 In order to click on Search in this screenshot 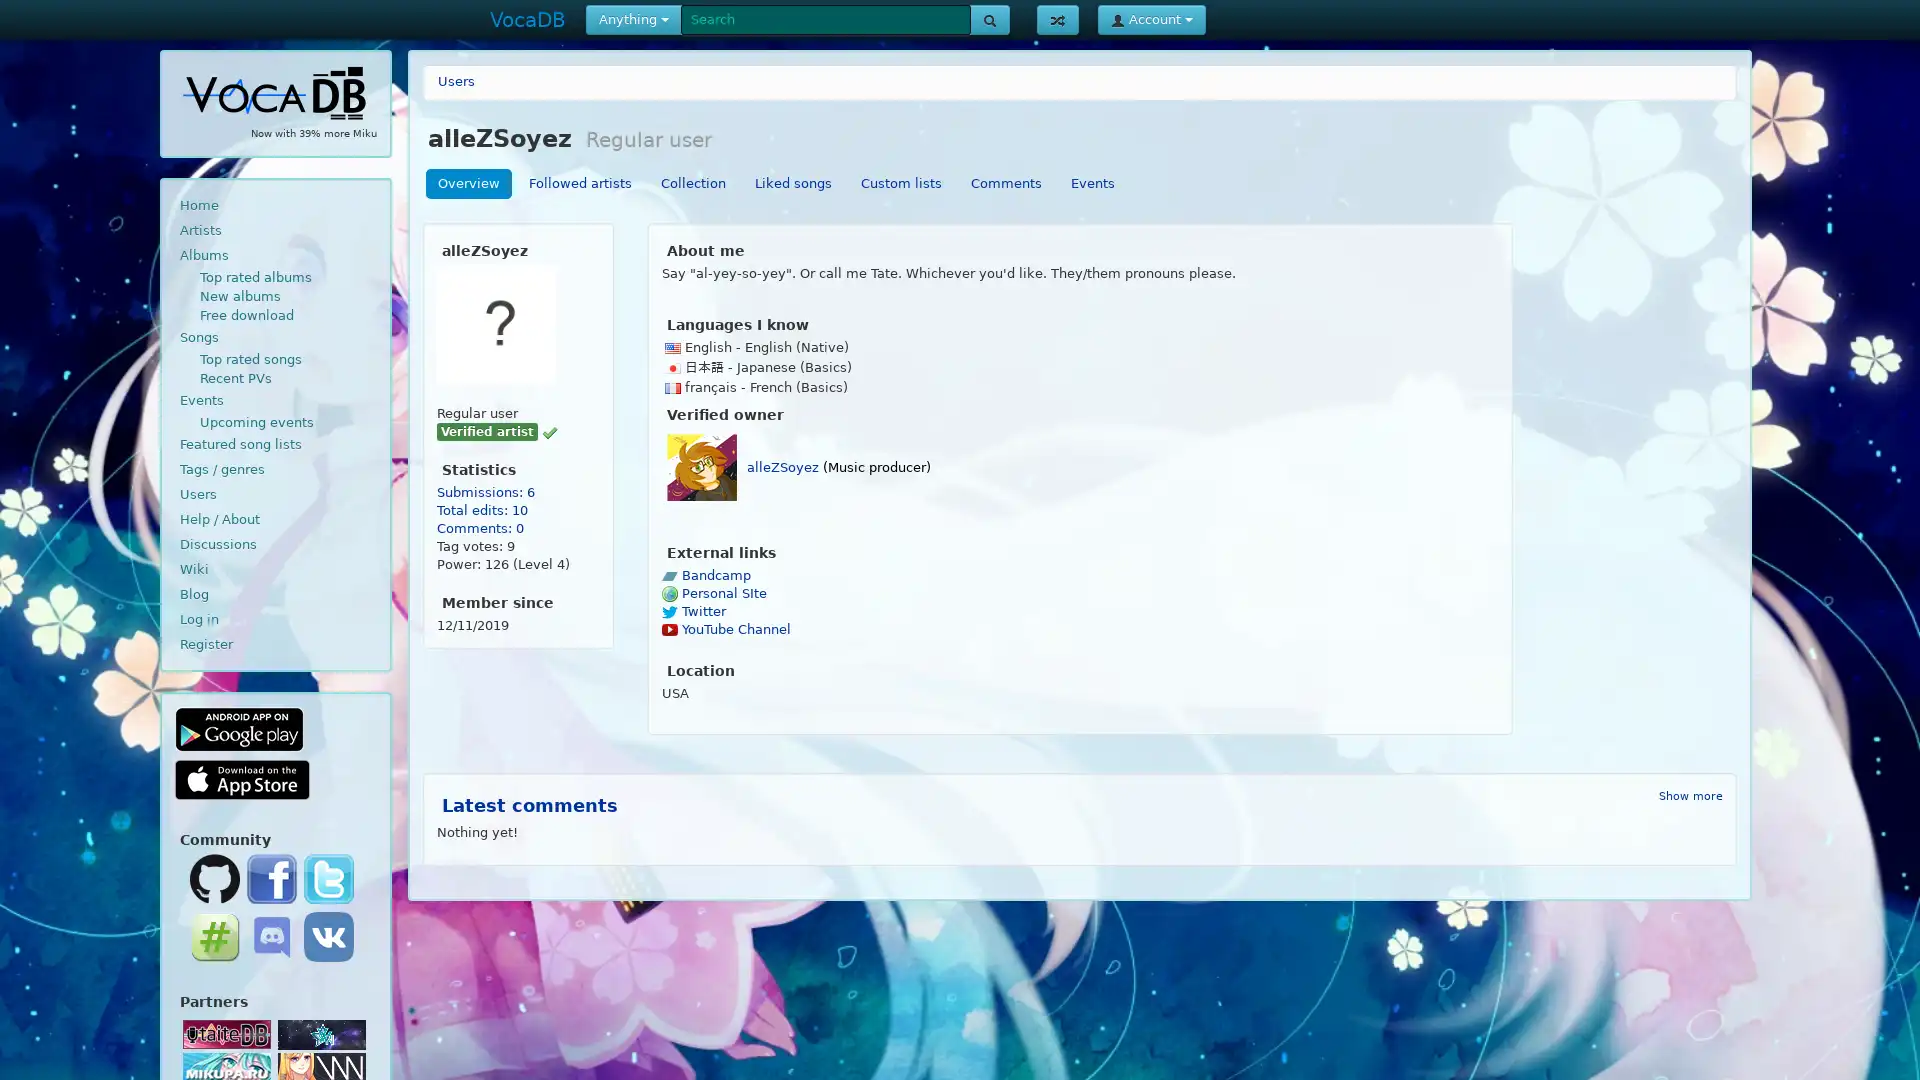, I will do `click(989, 19)`.